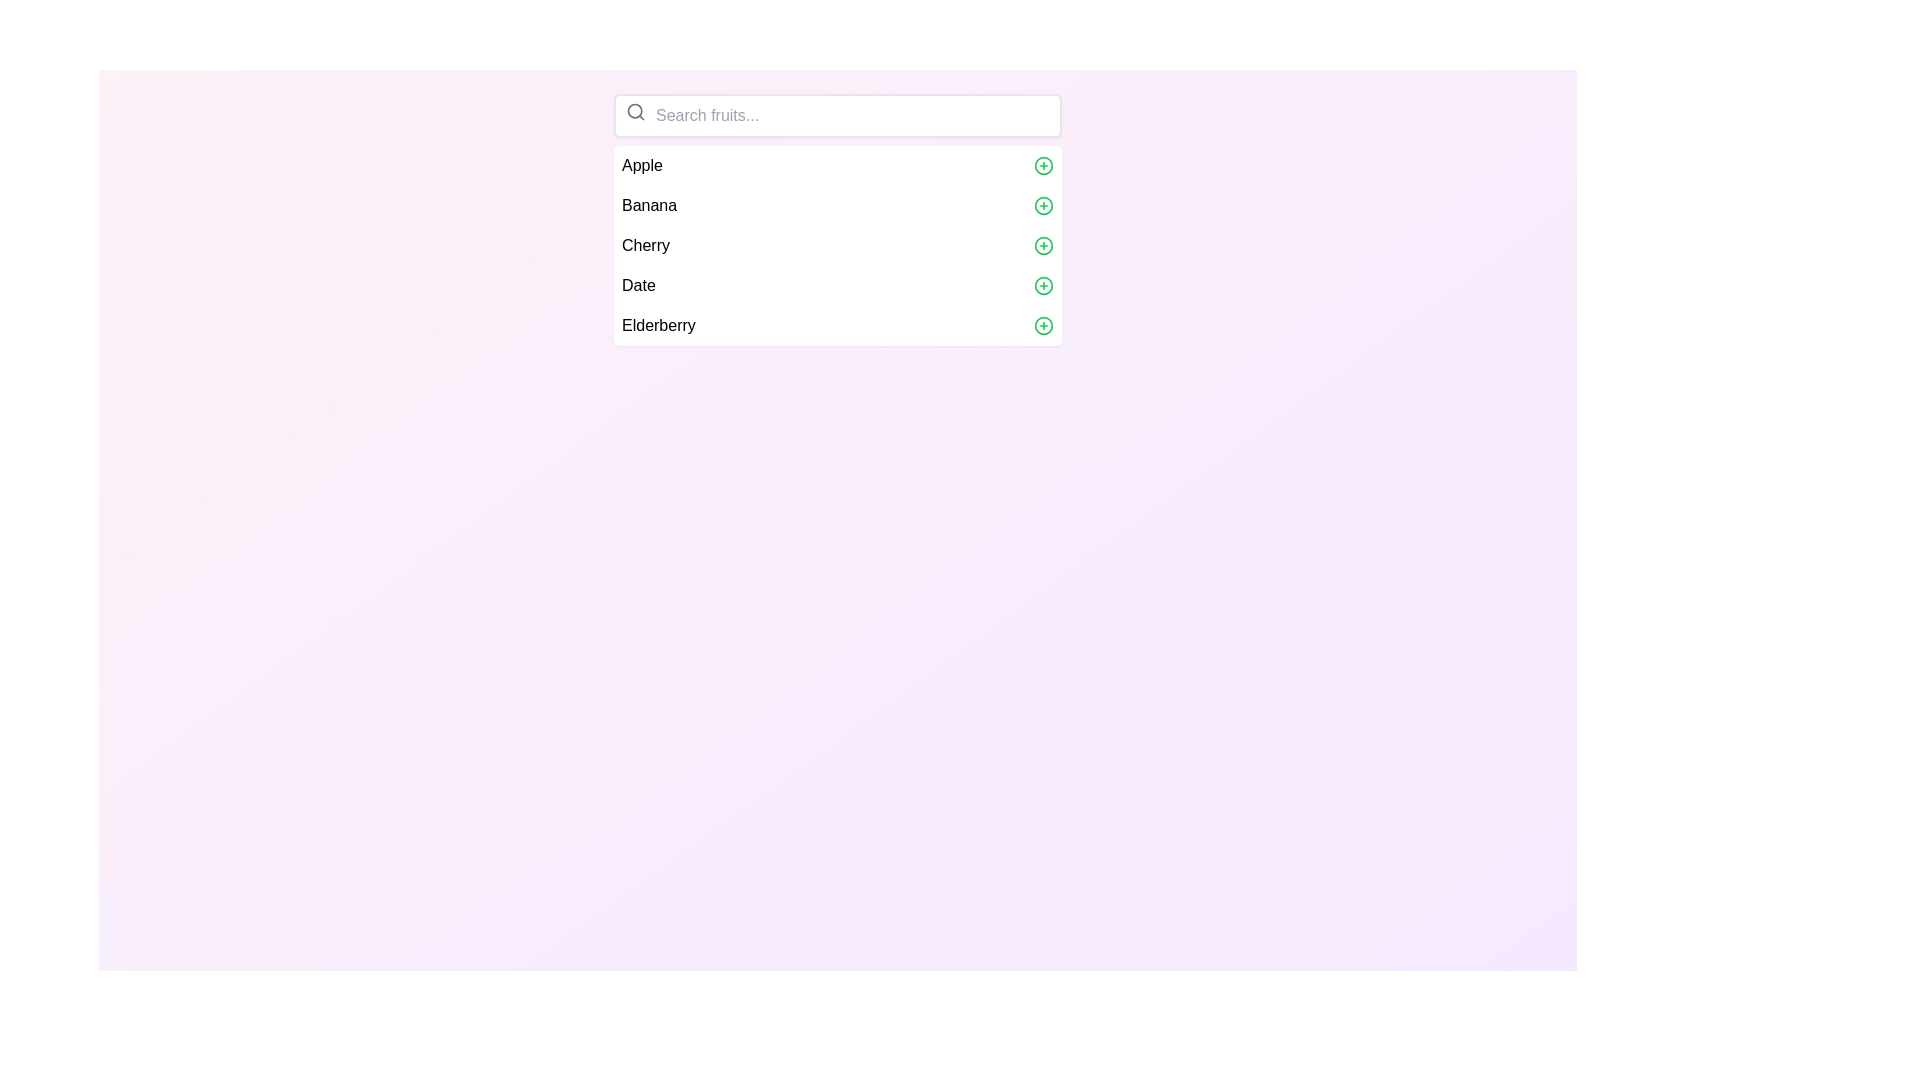 The height and width of the screenshot is (1080, 1920). Describe the element at coordinates (1042, 325) in the screenshot. I see `the interactive icon with a green border located at the bottom of the list next to the 'Elderberry' text` at that location.